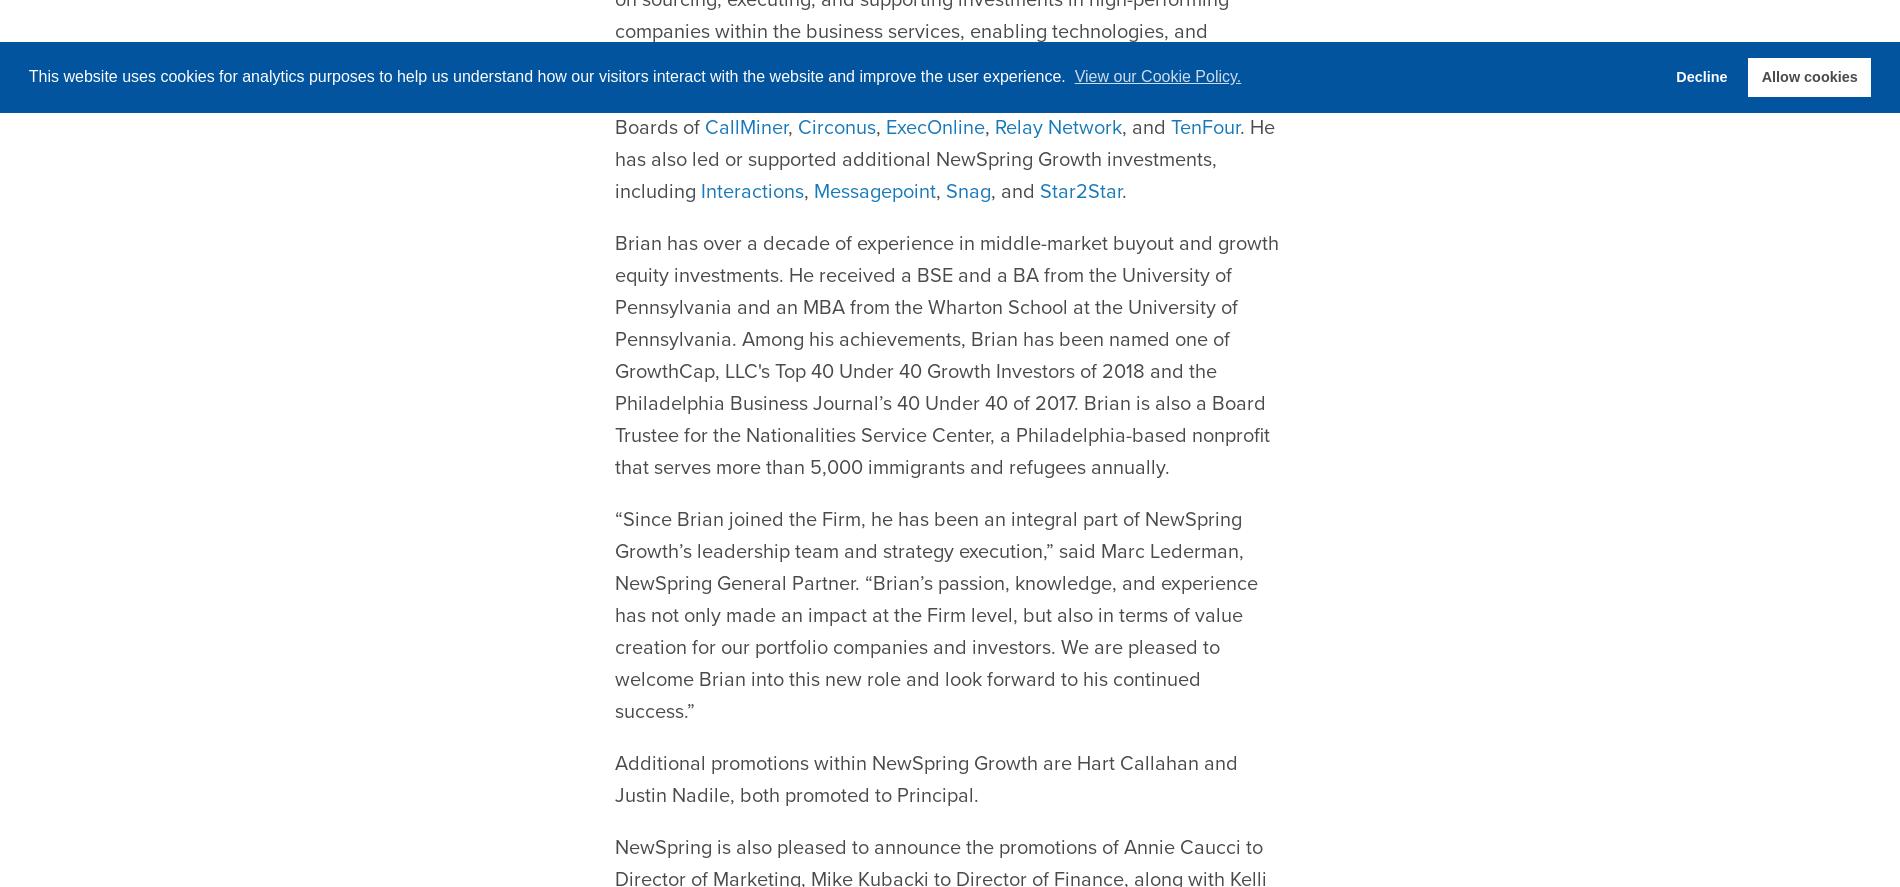 This screenshot has width=1900, height=887. Describe the element at coordinates (751, 142) in the screenshot. I see `'Interactions'` at that location.